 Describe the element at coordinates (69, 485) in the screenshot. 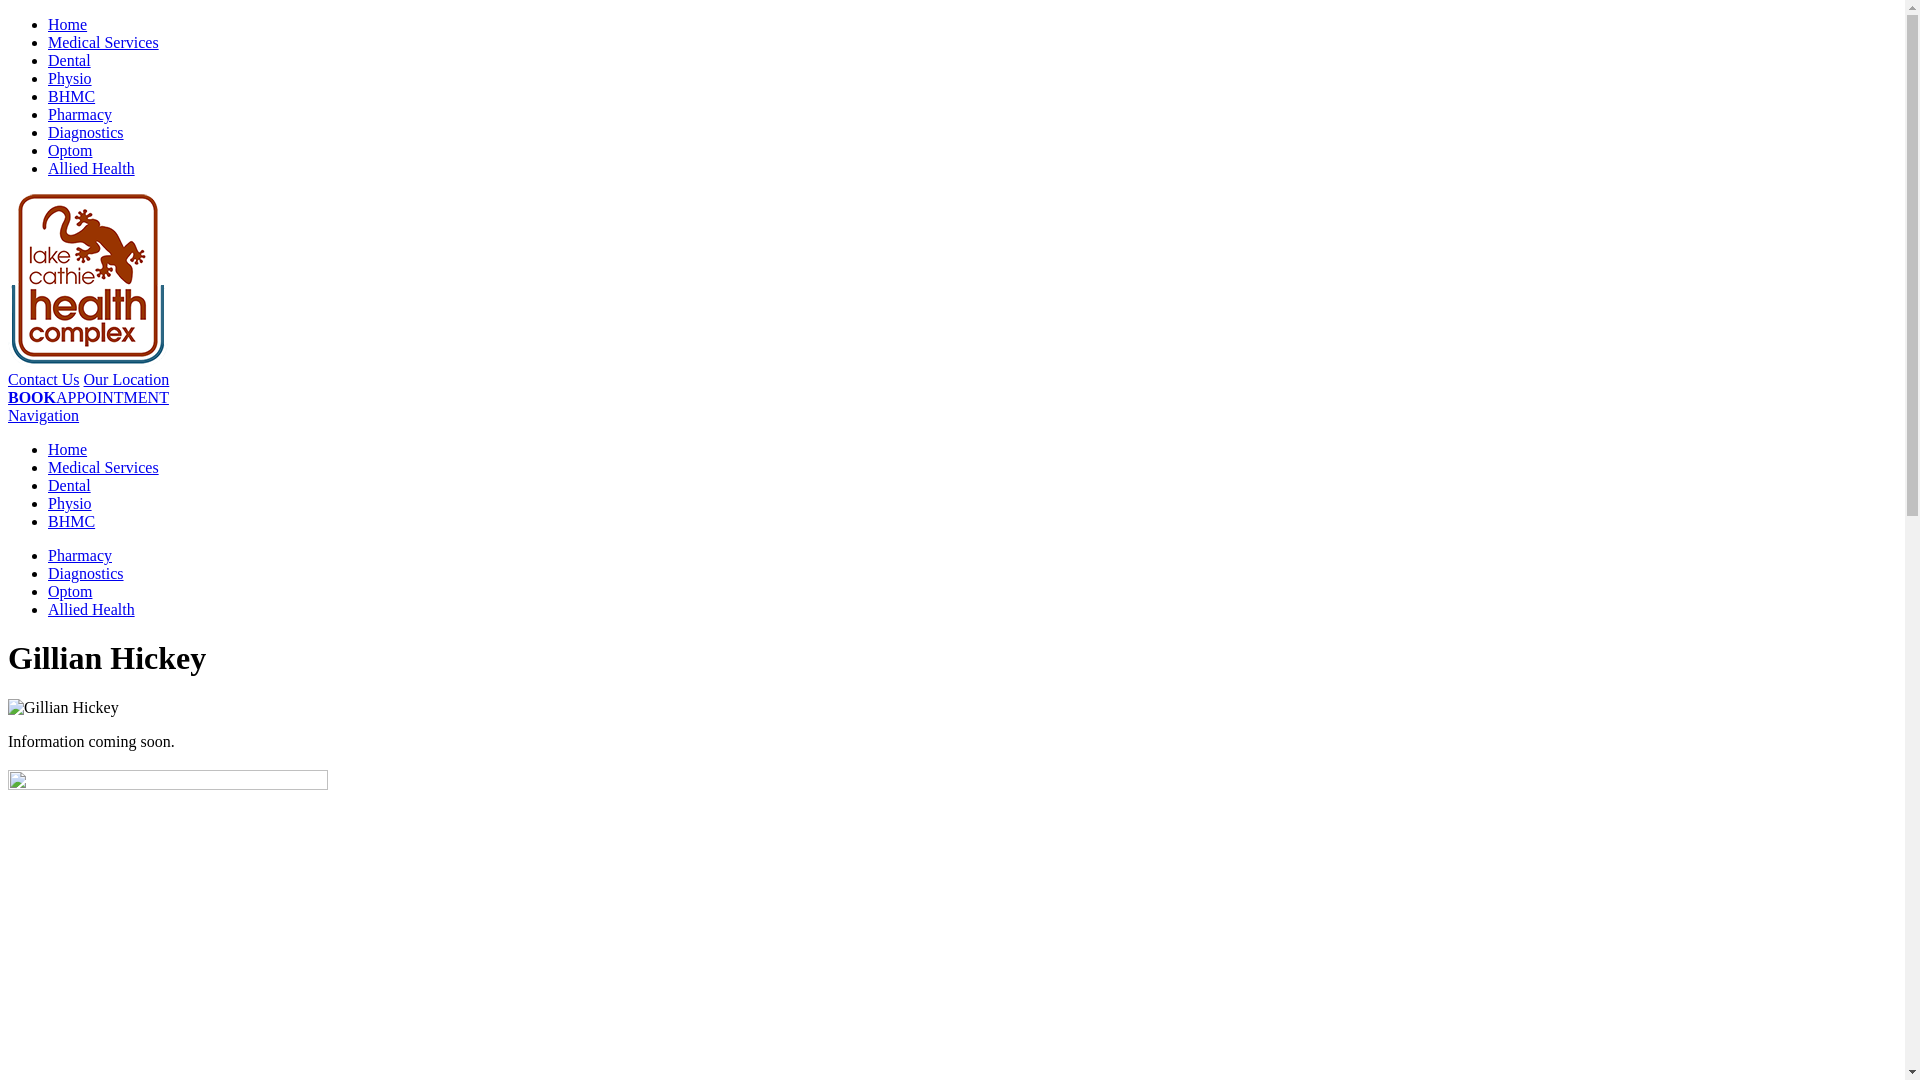

I see `'Dental'` at that location.